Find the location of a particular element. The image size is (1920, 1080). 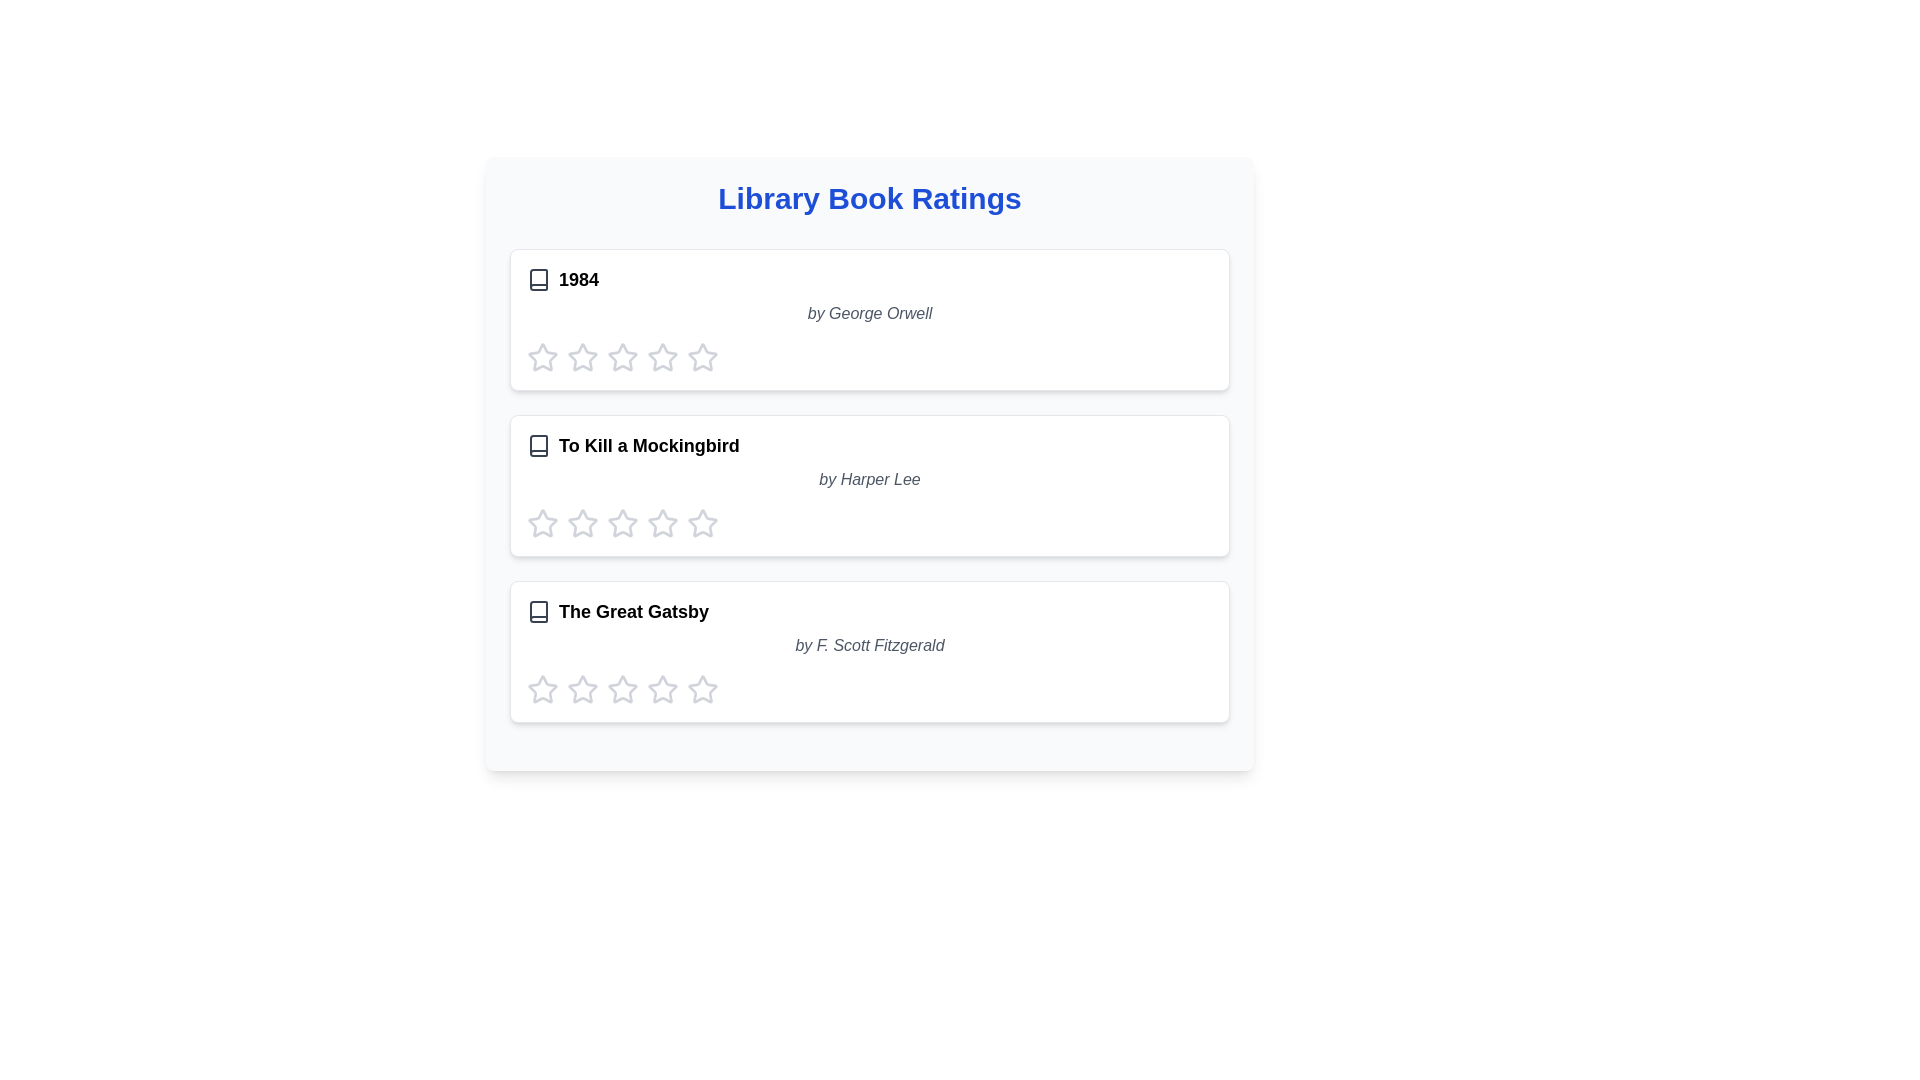

the third star in the star rating system is located at coordinates (662, 356).